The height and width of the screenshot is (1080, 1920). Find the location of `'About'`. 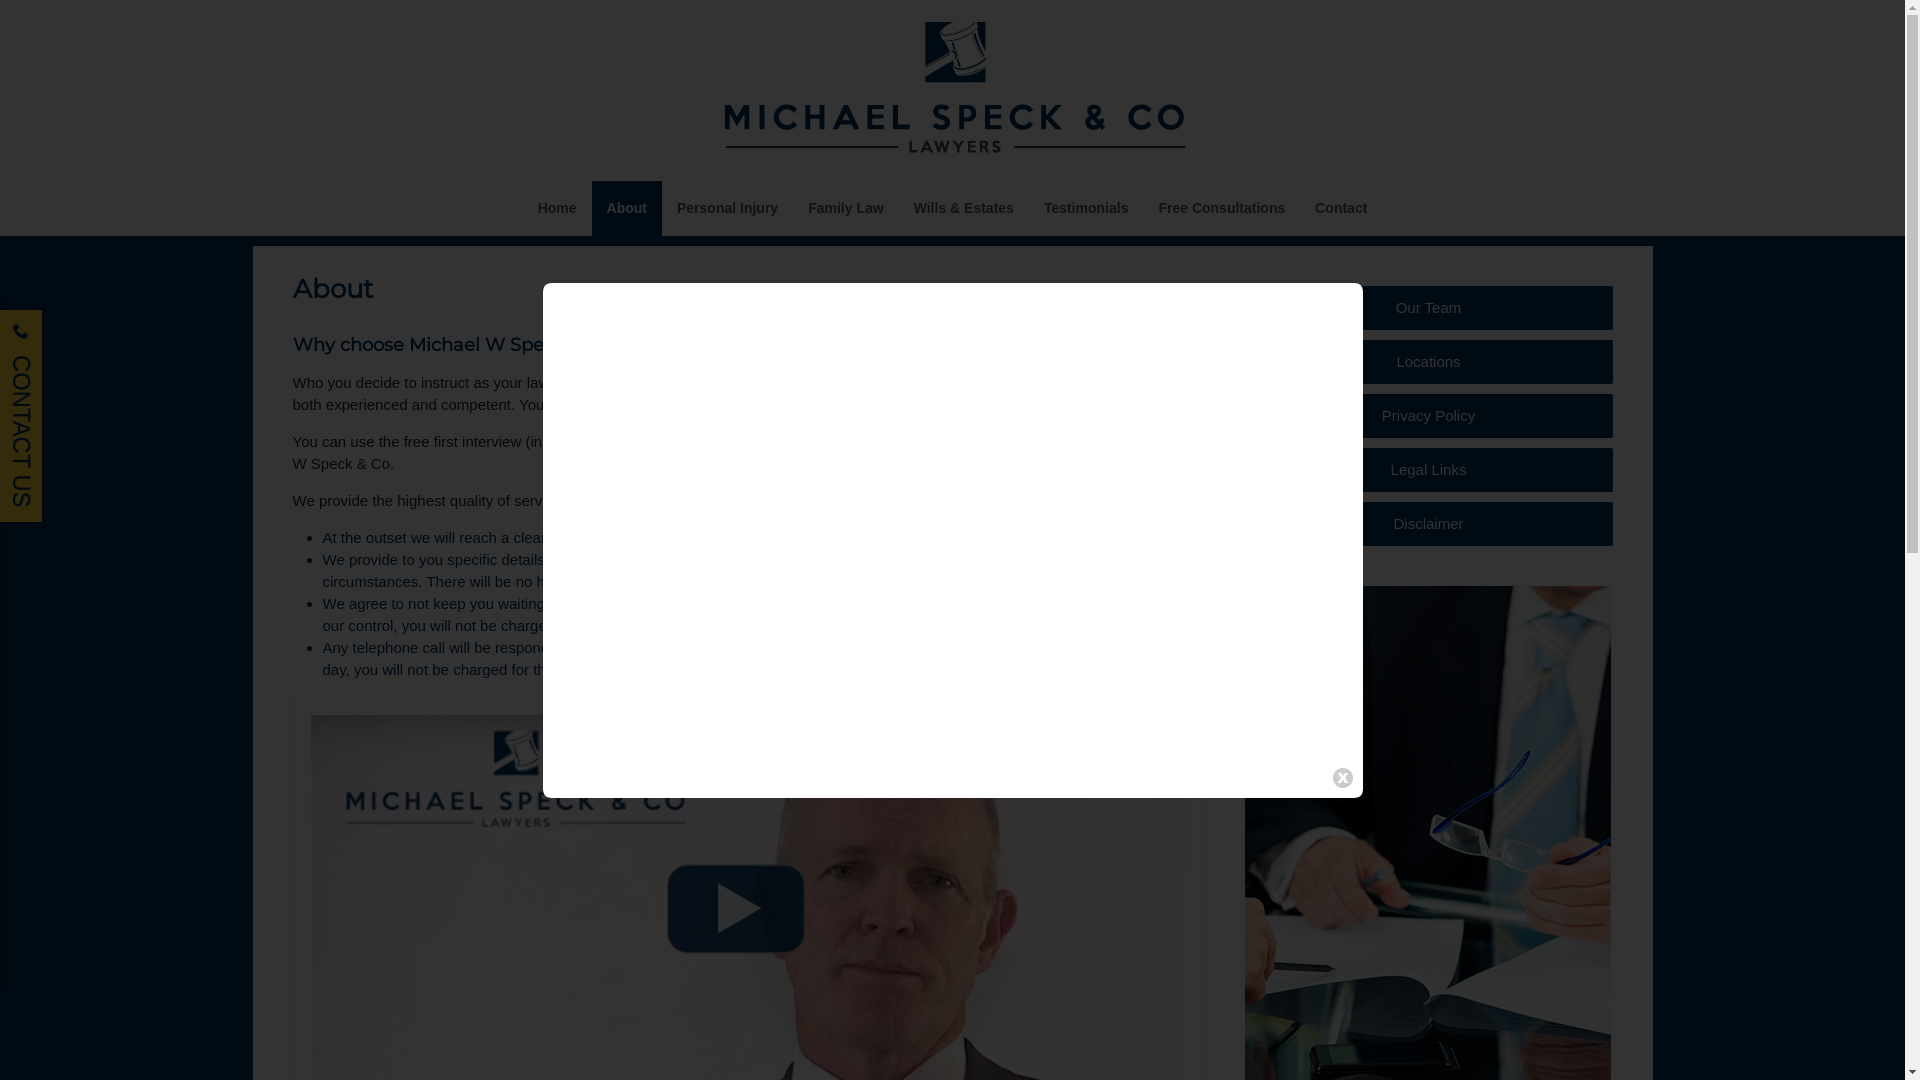

'About' is located at coordinates (626, 208).